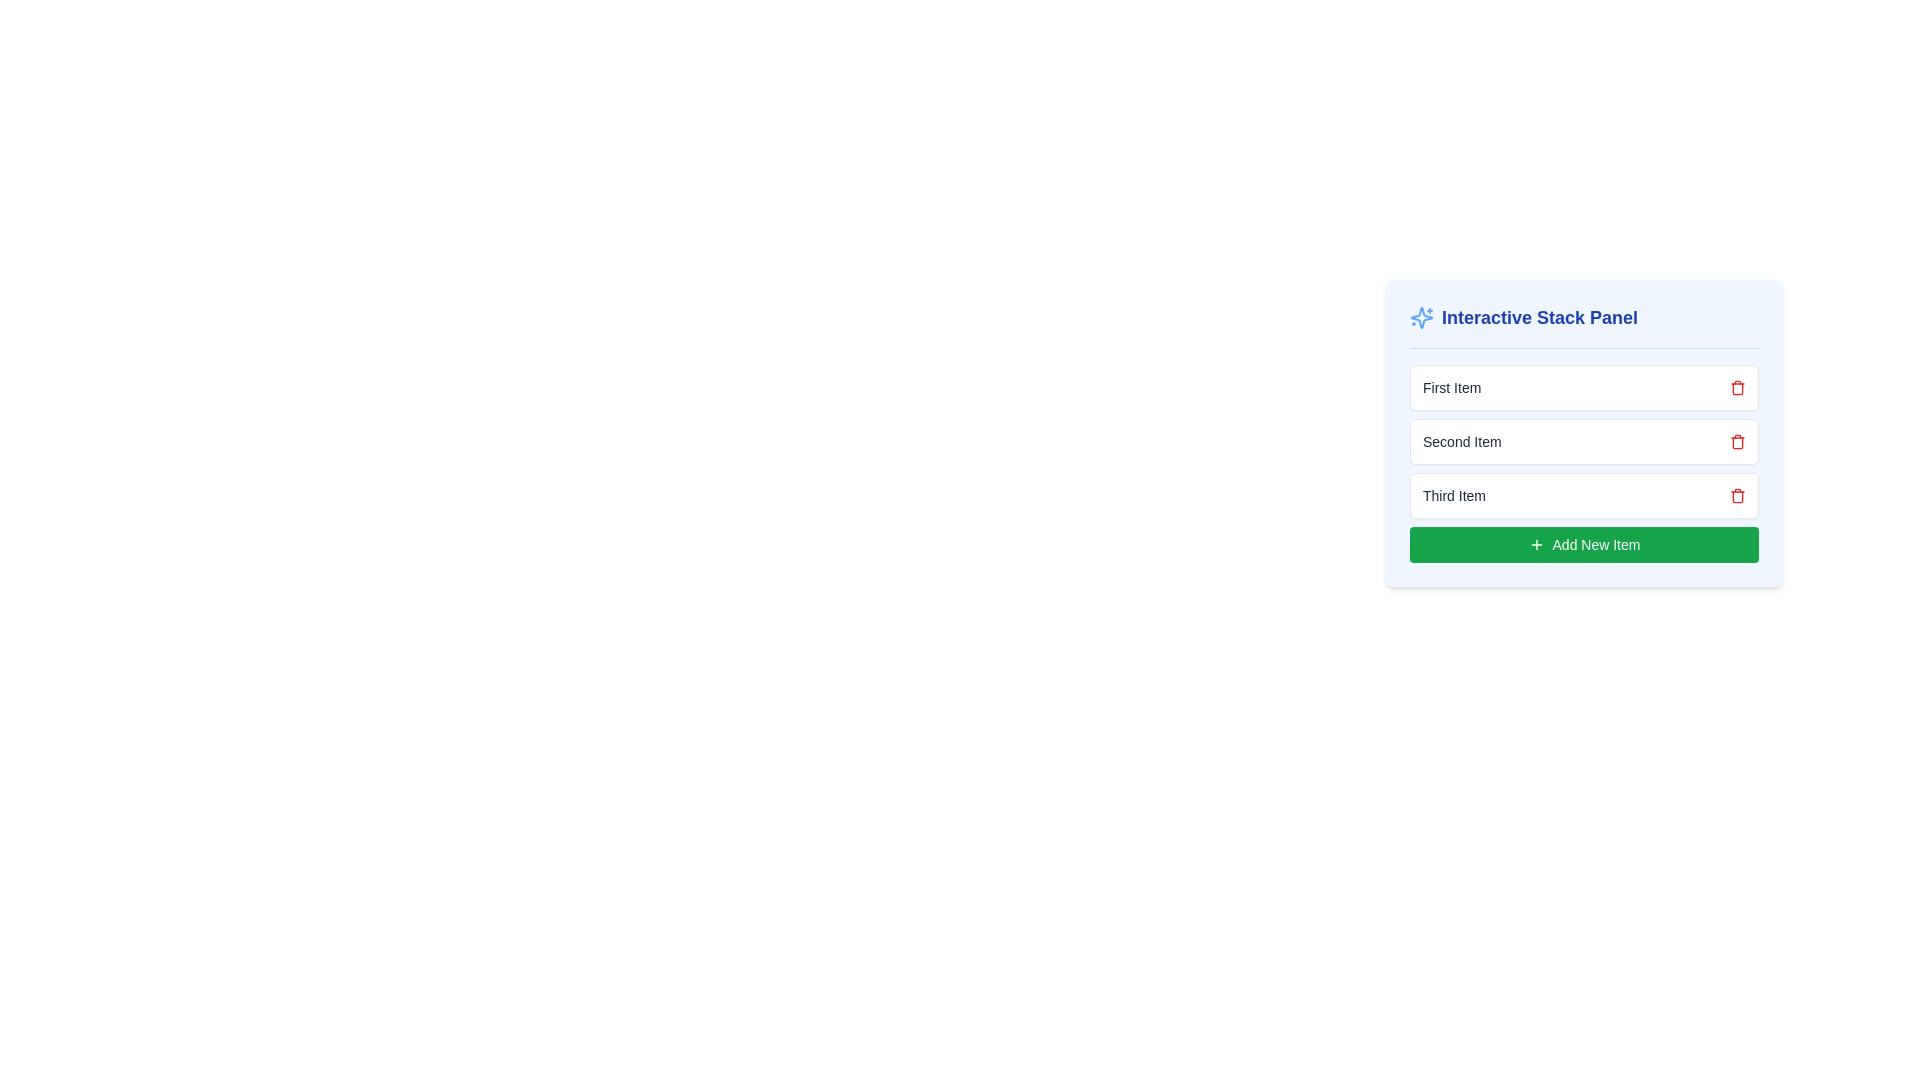  What do you see at coordinates (1583, 544) in the screenshot?
I see `the green button labeled 'Add New Item' with a '+' icon` at bounding box center [1583, 544].